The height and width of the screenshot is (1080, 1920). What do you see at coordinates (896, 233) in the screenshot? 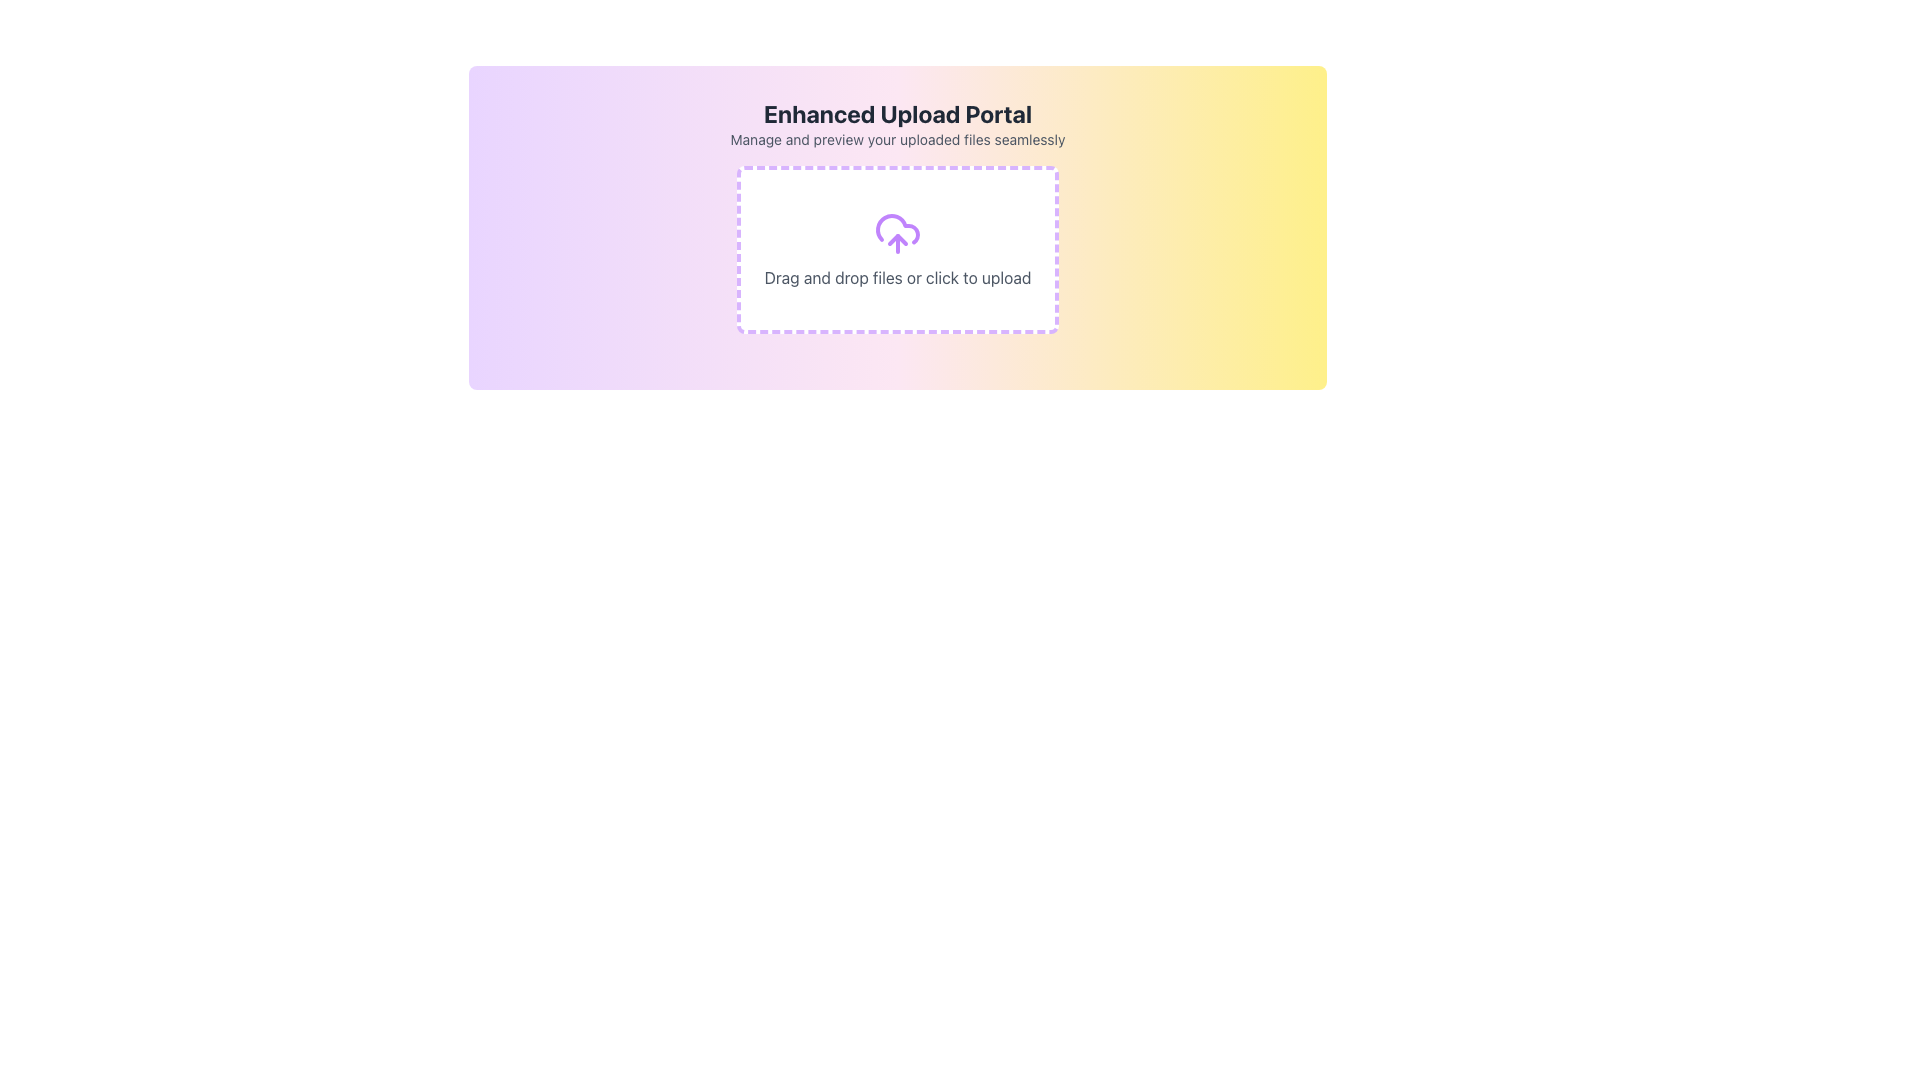
I see `the purple cloud upload icon` at bounding box center [896, 233].